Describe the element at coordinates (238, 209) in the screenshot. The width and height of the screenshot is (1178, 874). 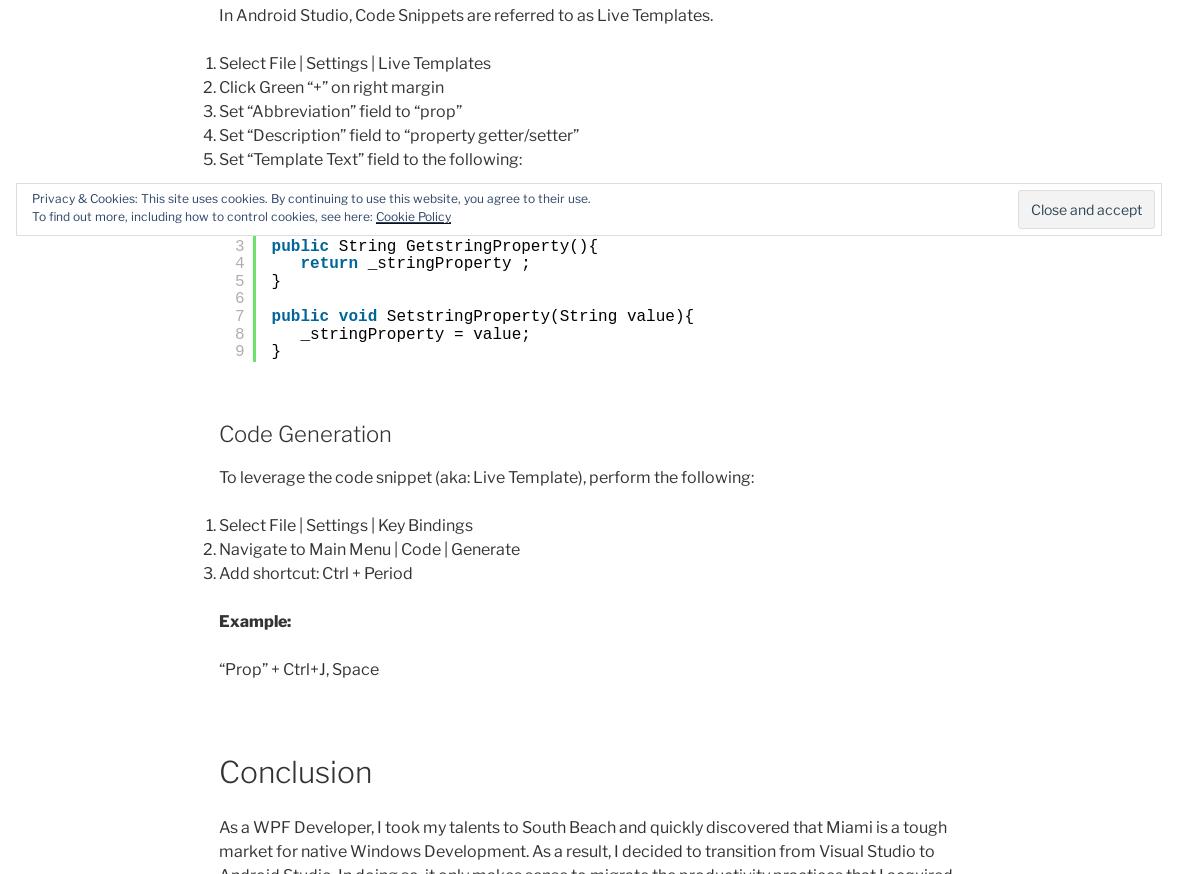
I see `'1'` at that location.